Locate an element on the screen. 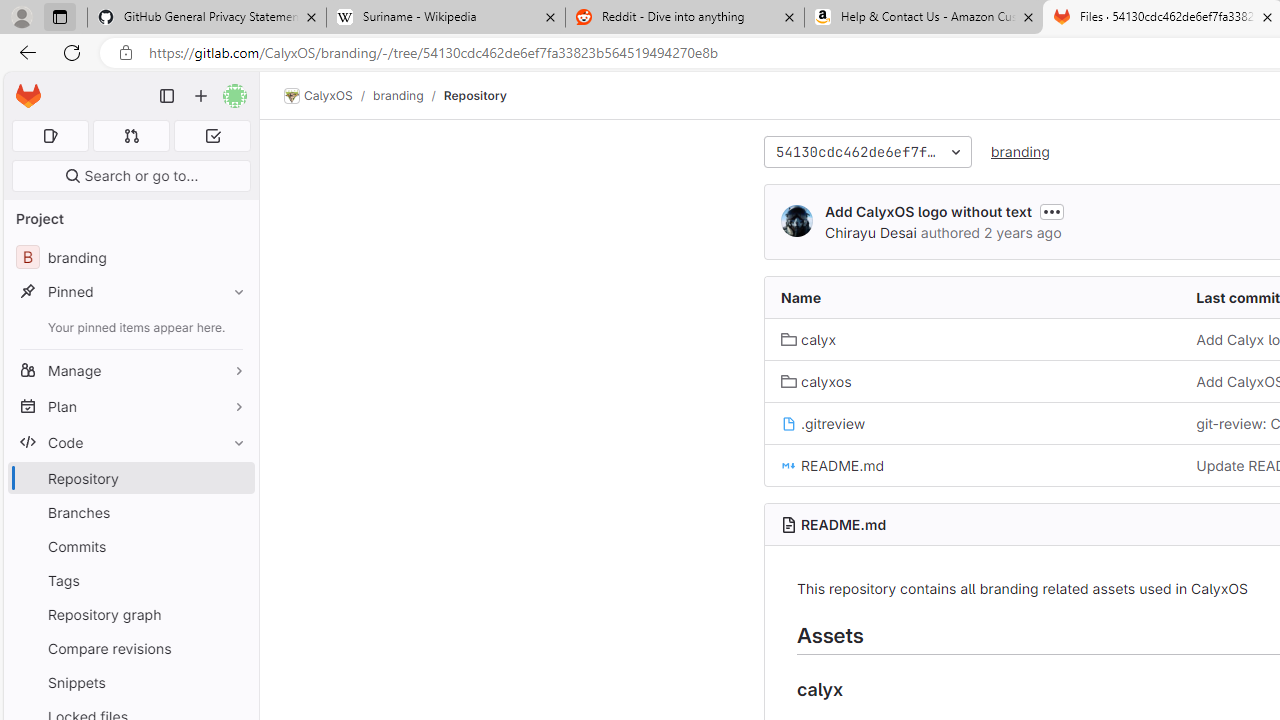  '.gitreview' is located at coordinates (823, 422).